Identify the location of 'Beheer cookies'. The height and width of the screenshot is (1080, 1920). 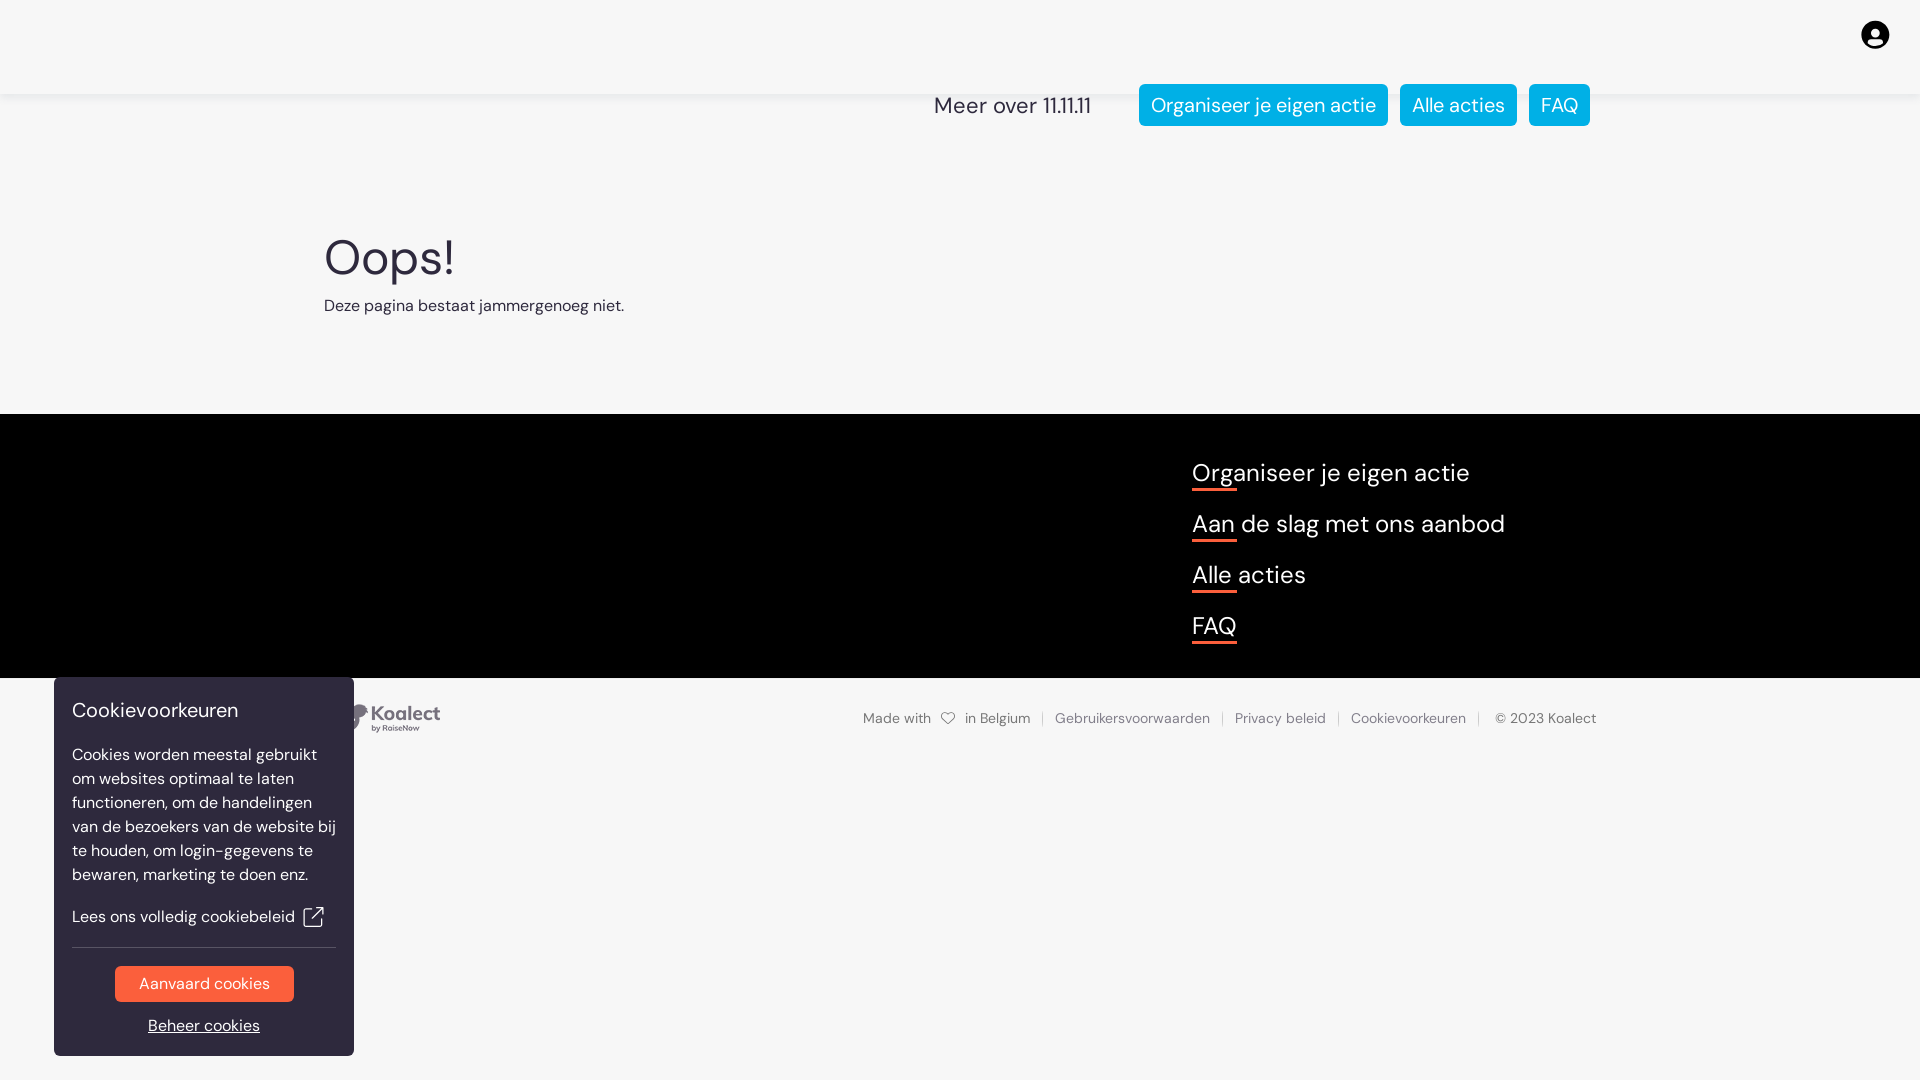
(203, 1026).